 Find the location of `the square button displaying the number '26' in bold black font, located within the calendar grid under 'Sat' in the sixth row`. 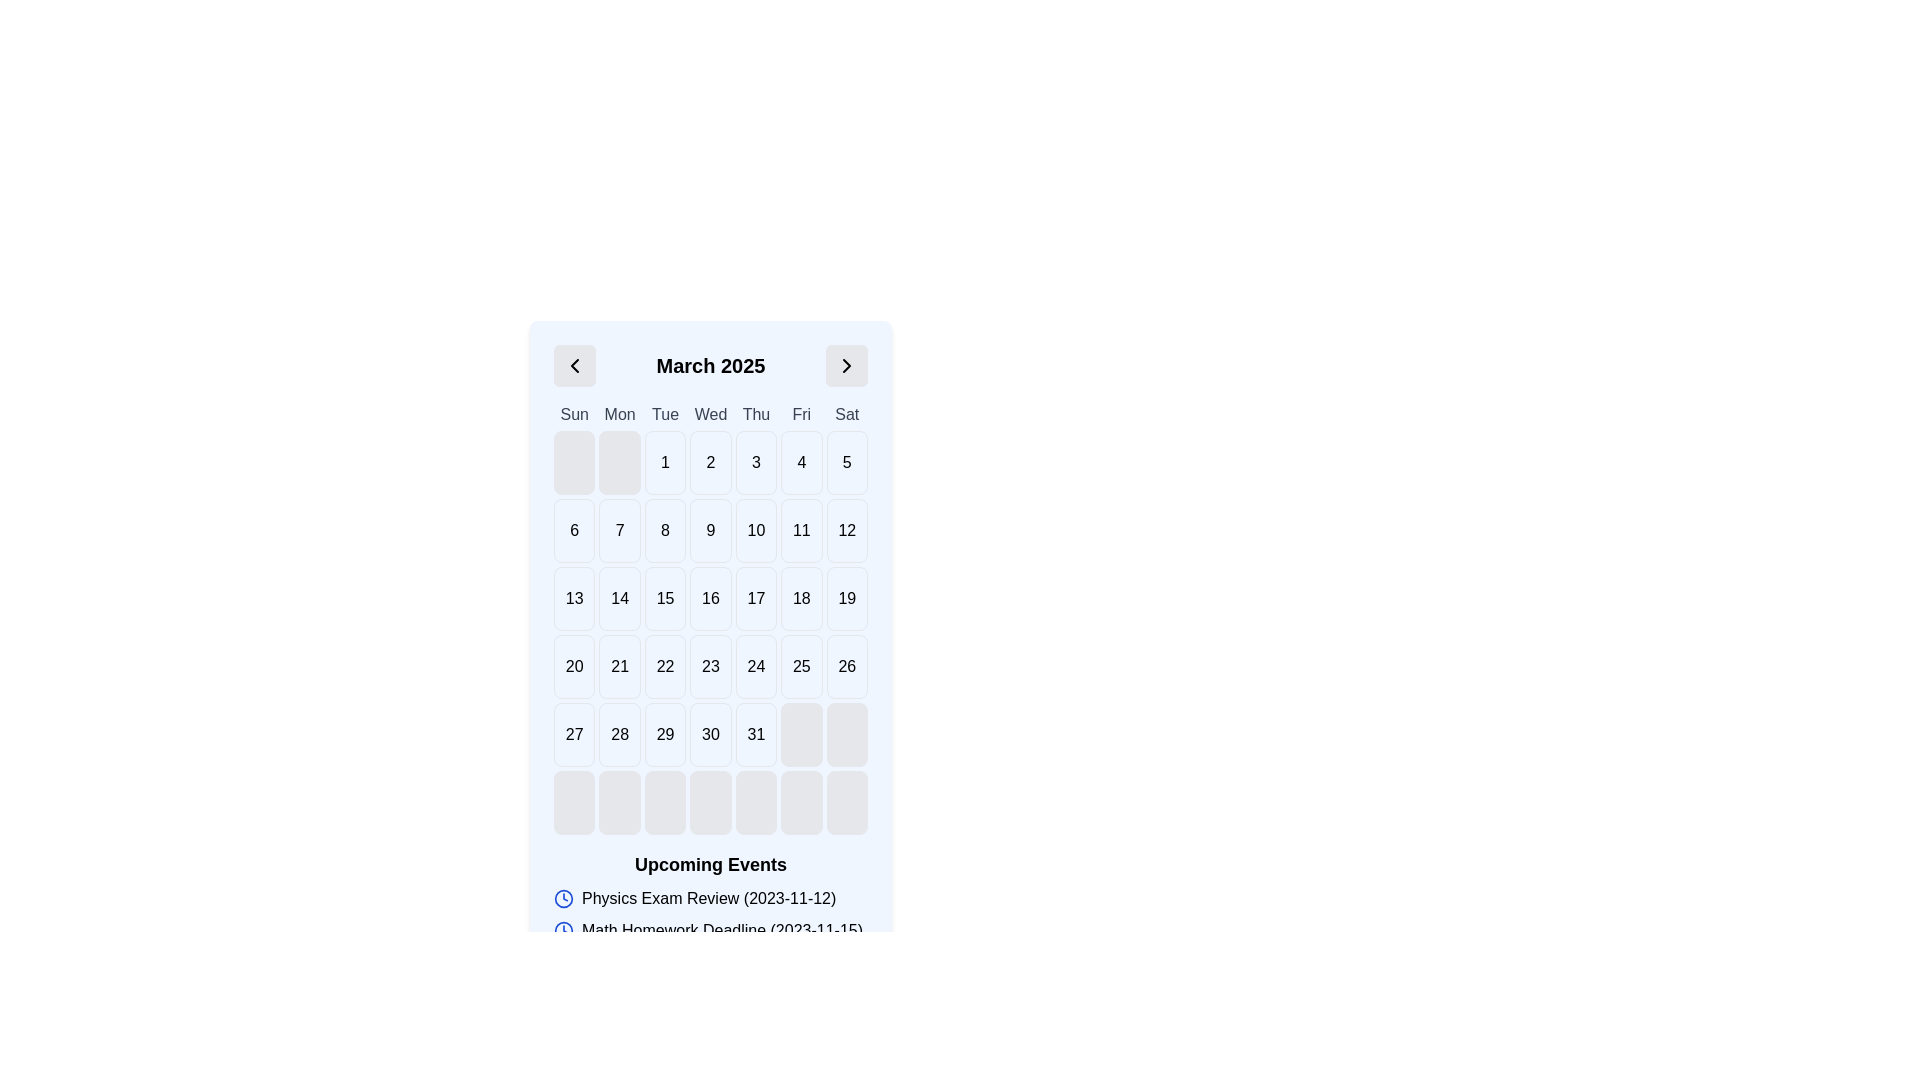

the square button displaying the number '26' in bold black font, located within the calendar grid under 'Sat' in the sixth row is located at coordinates (846, 667).